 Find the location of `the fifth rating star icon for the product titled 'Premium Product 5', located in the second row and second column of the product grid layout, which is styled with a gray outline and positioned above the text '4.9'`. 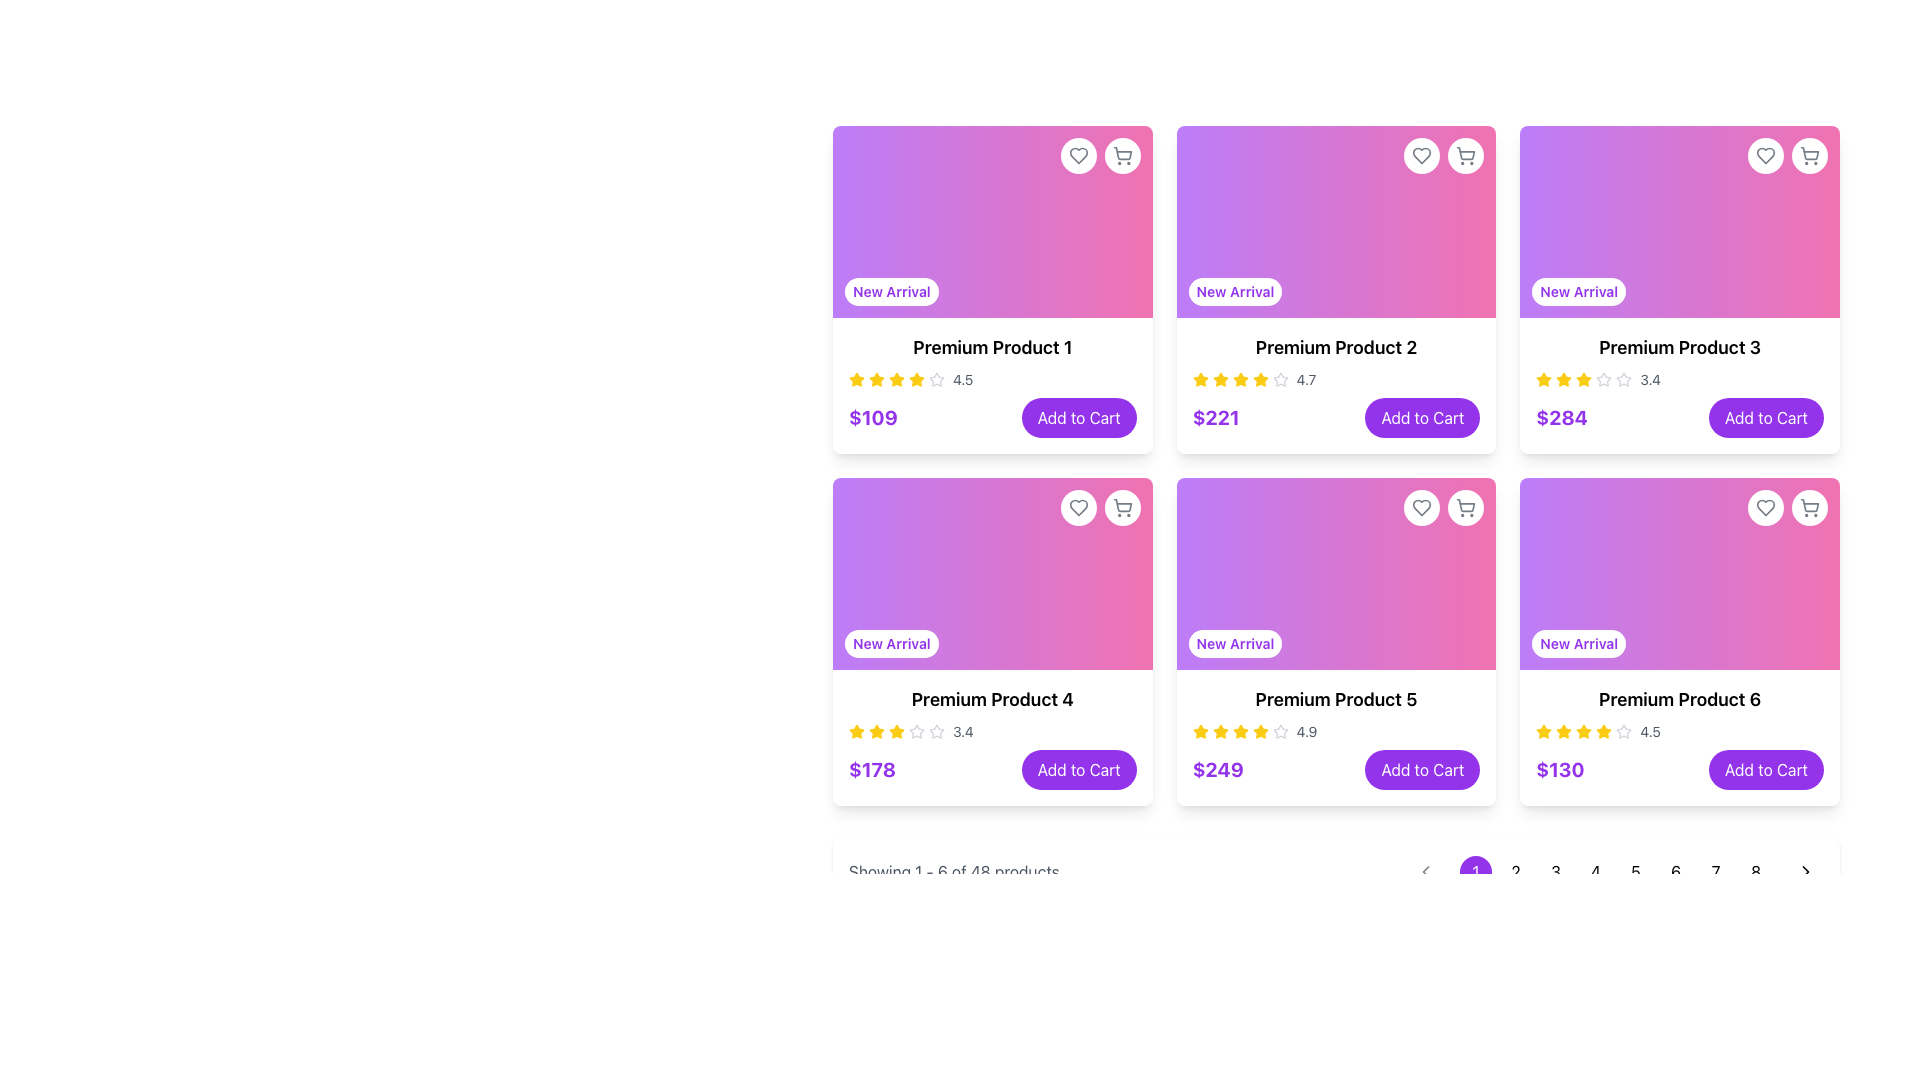

the fifth rating star icon for the product titled 'Premium Product 5', located in the second row and second column of the product grid layout, which is styled with a gray outline and positioned above the text '4.9' is located at coordinates (1280, 731).